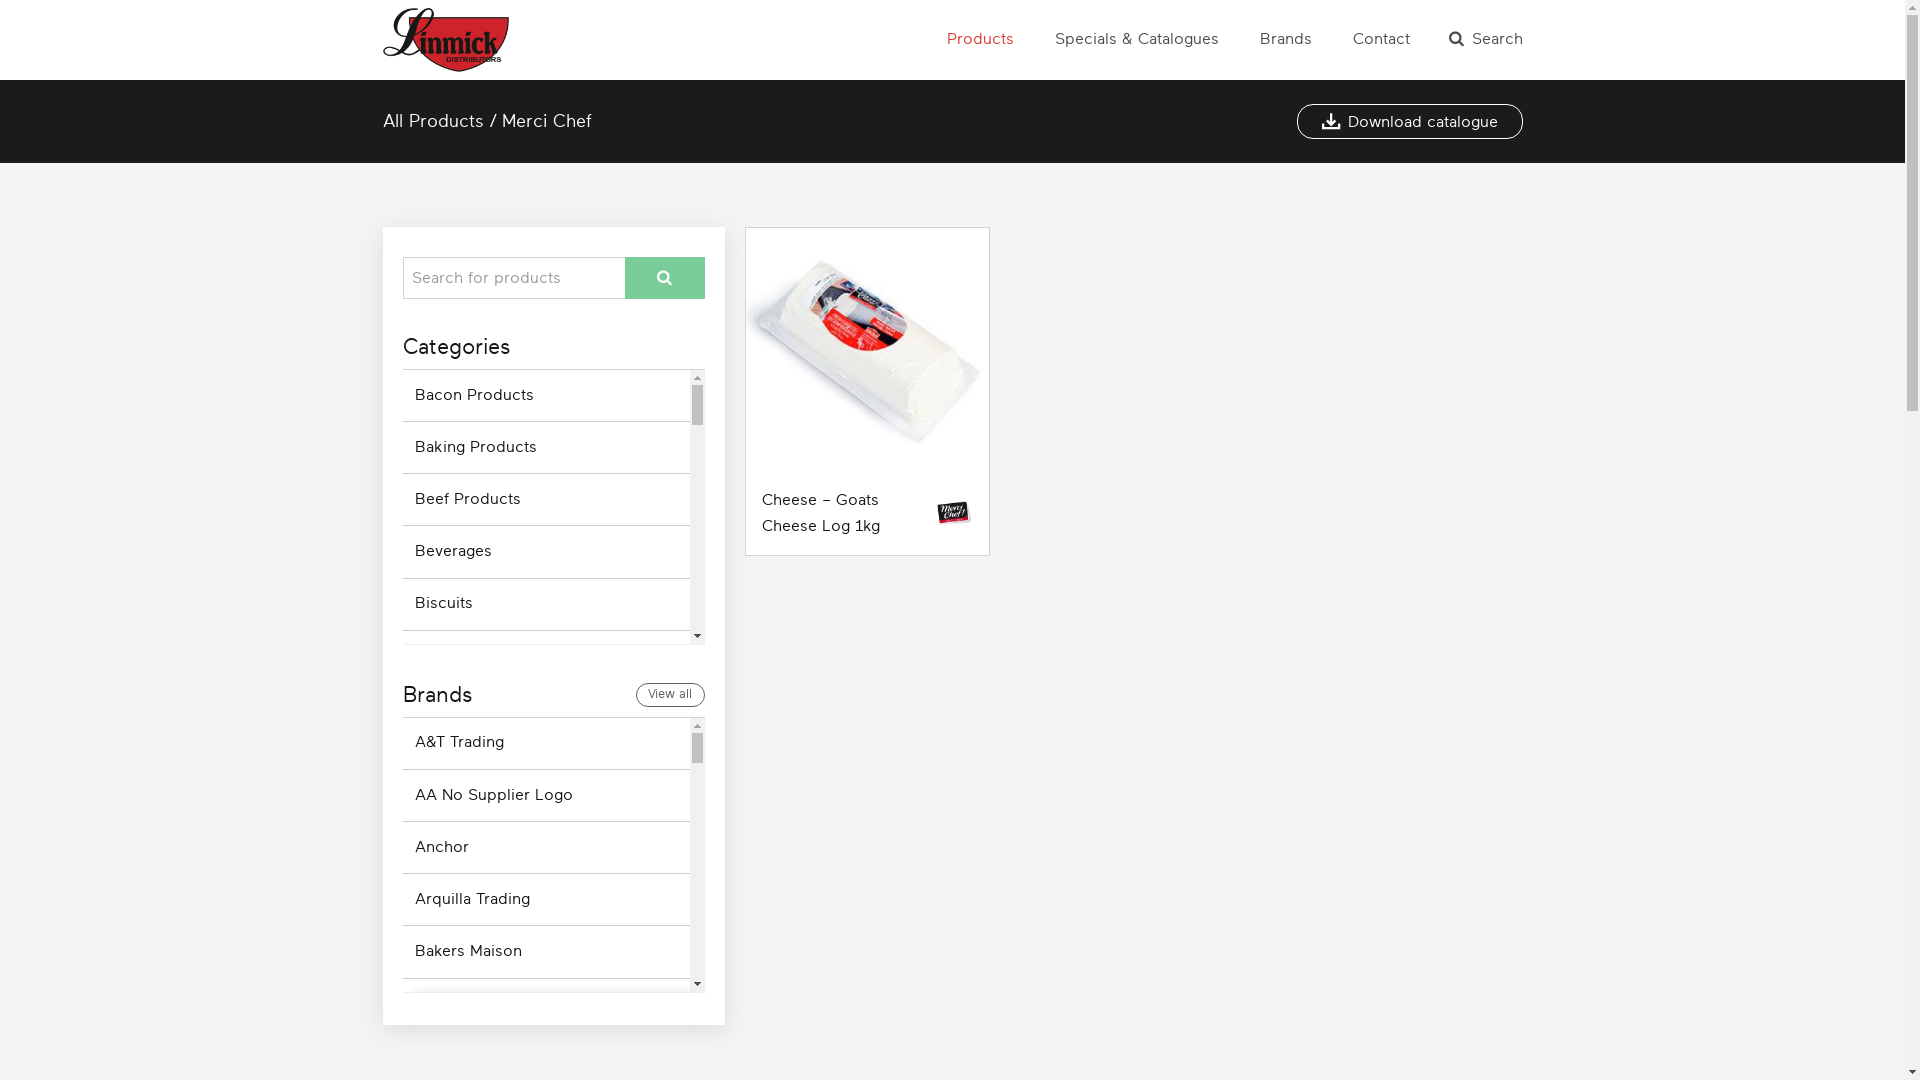  I want to click on 'Frozen Fruit', so click(545, 1021).